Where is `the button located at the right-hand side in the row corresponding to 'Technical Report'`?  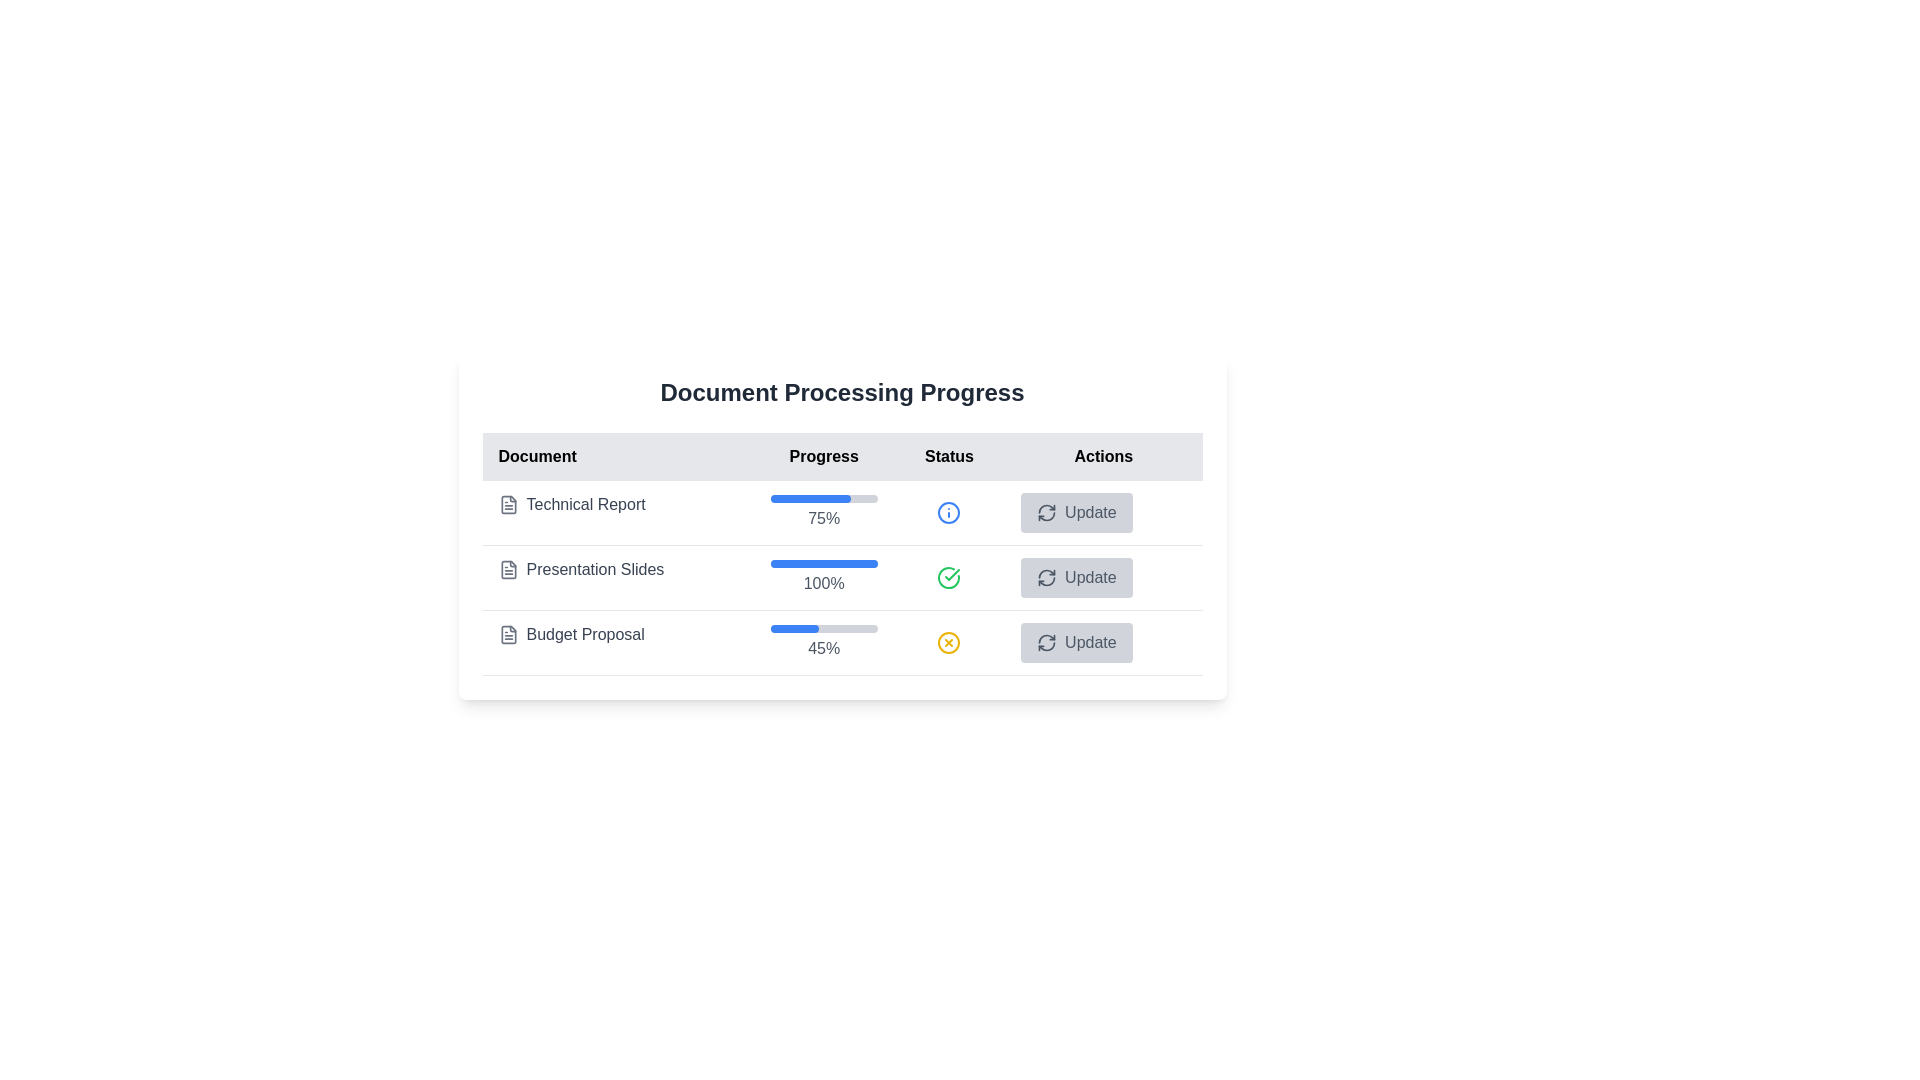
the button located at the right-hand side in the row corresponding to 'Technical Report' is located at coordinates (1102, 512).